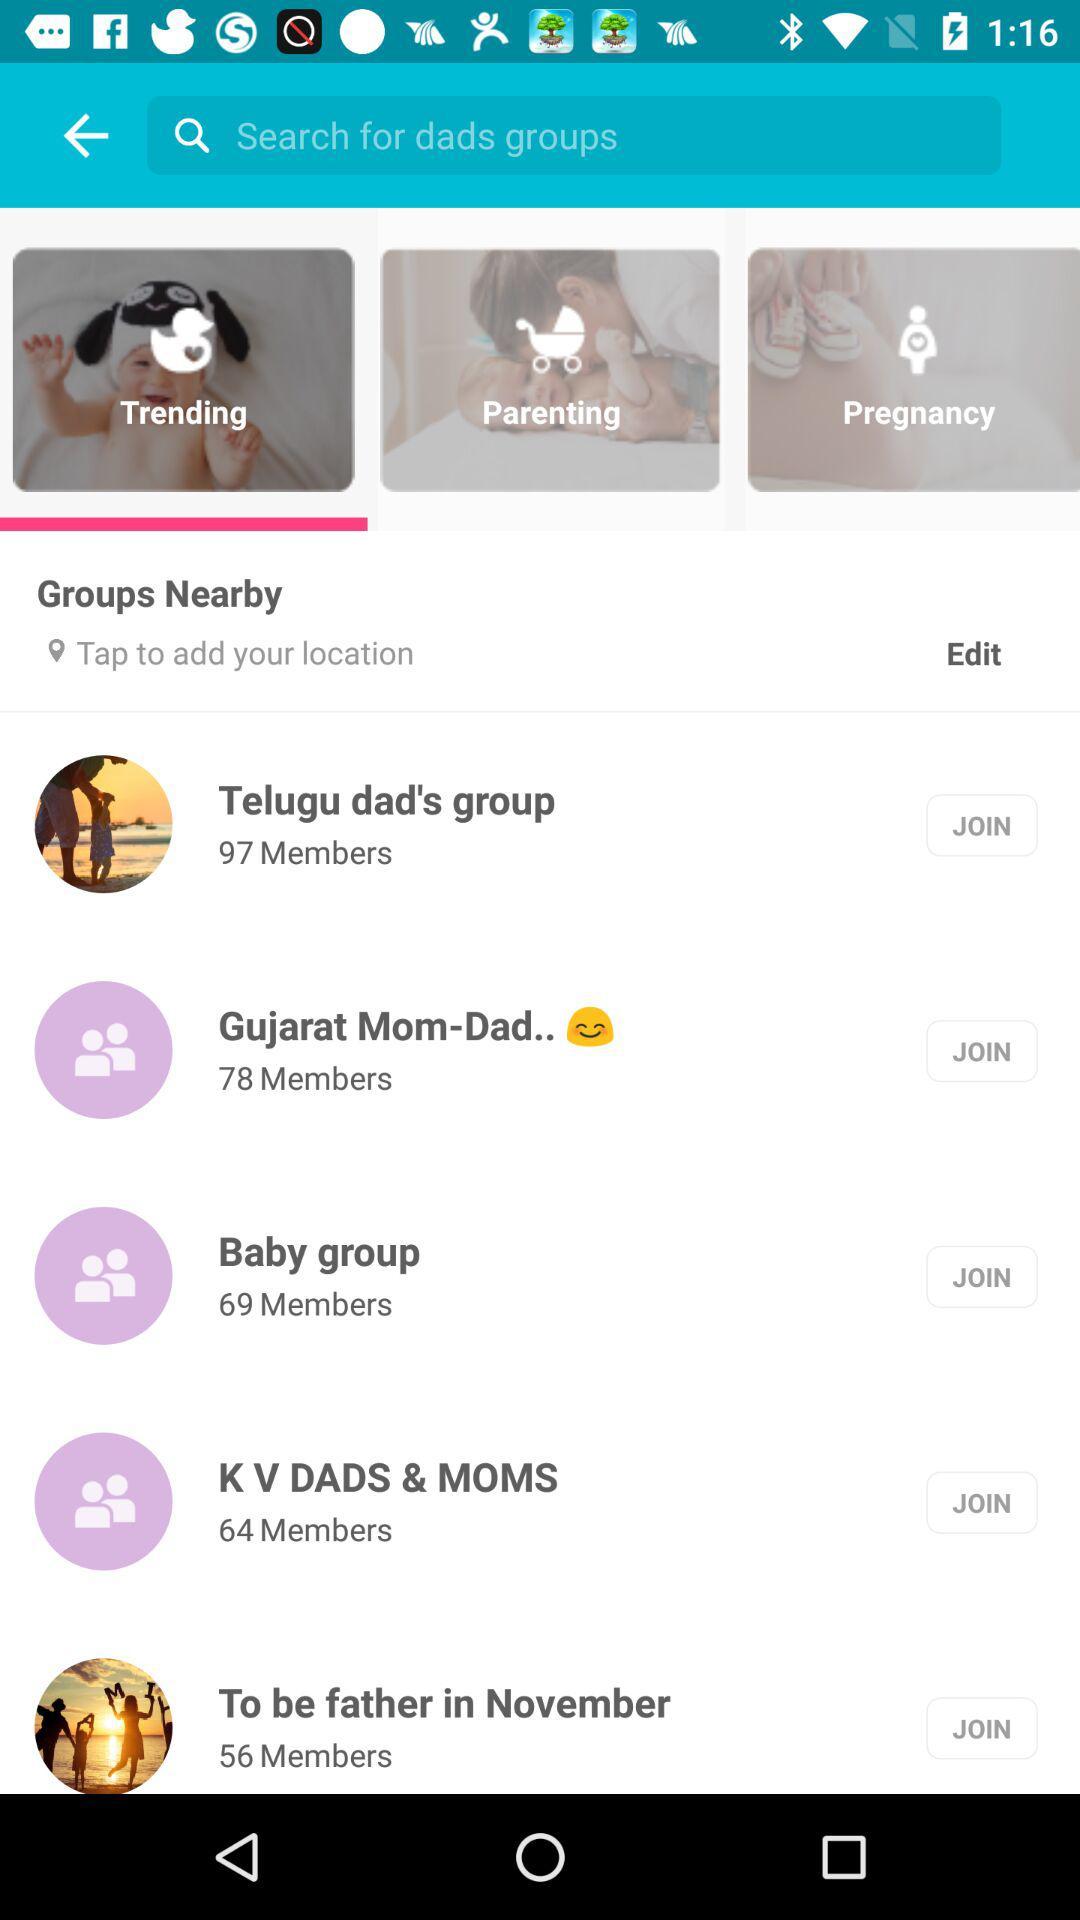 This screenshot has width=1080, height=1920. Describe the element at coordinates (972, 630) in the screenshot. I see `the edit` at that location.